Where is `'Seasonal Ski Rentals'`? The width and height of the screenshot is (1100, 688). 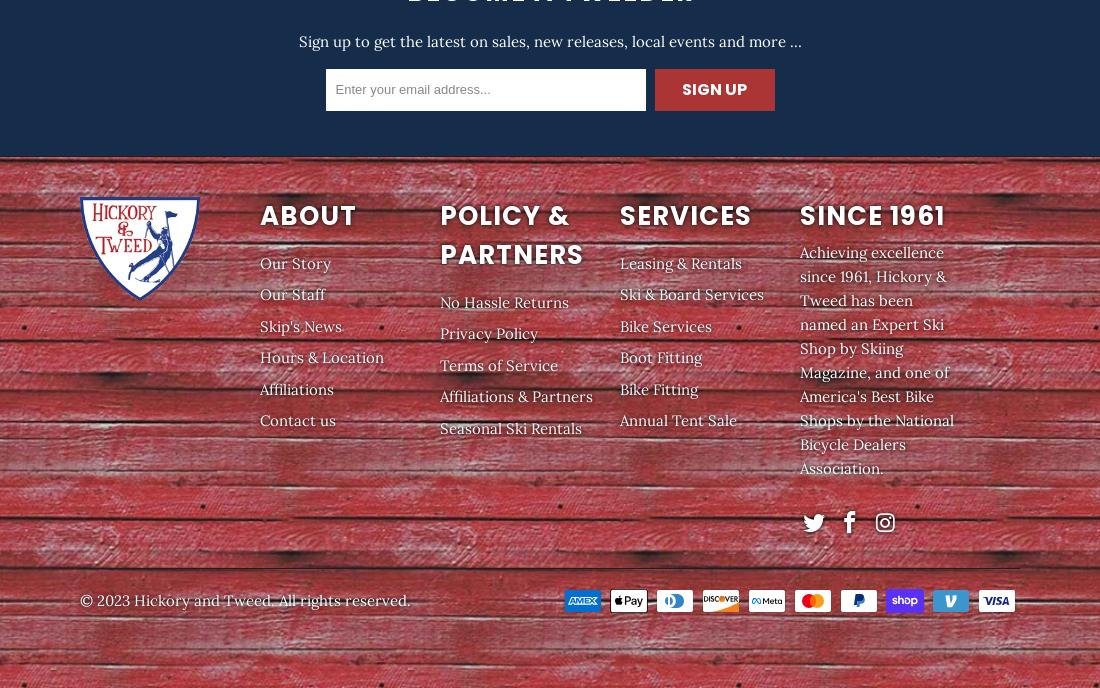
'Seasonal Ski Rentals' is located at coordinates (510, 427).